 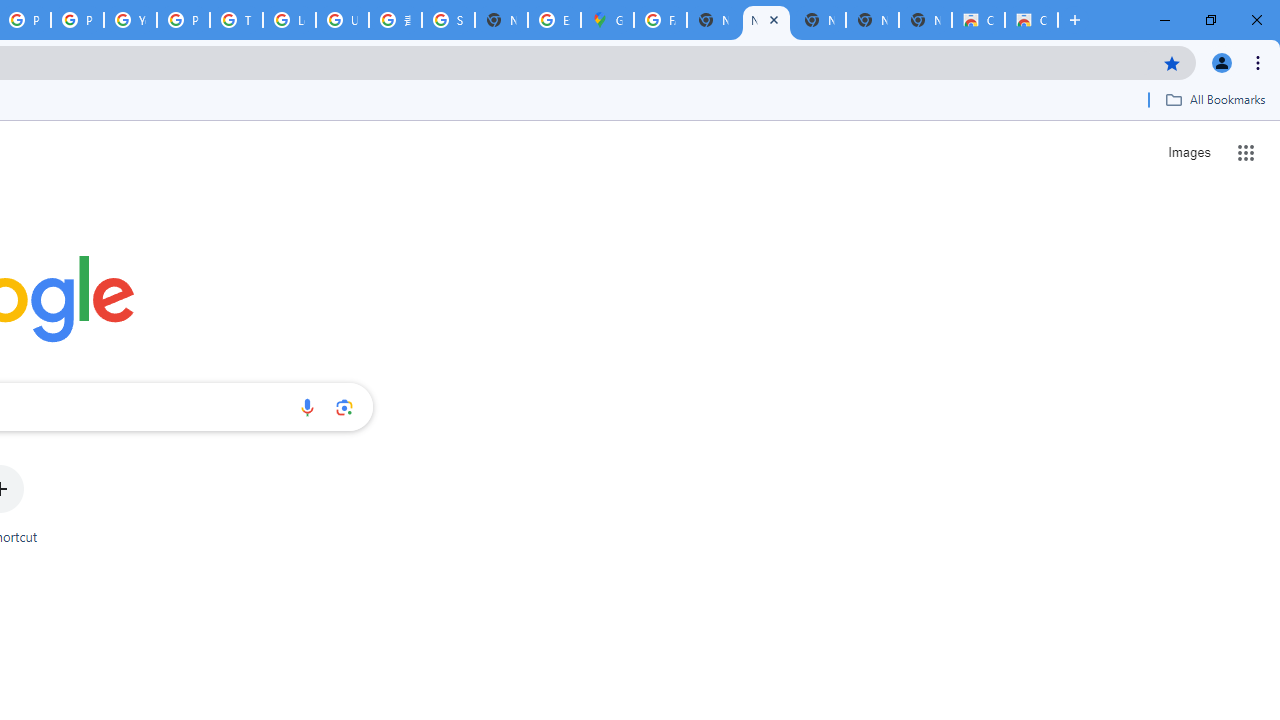 I want to click on 'Sign in - Google Accounts', so click(x=447, y=20).